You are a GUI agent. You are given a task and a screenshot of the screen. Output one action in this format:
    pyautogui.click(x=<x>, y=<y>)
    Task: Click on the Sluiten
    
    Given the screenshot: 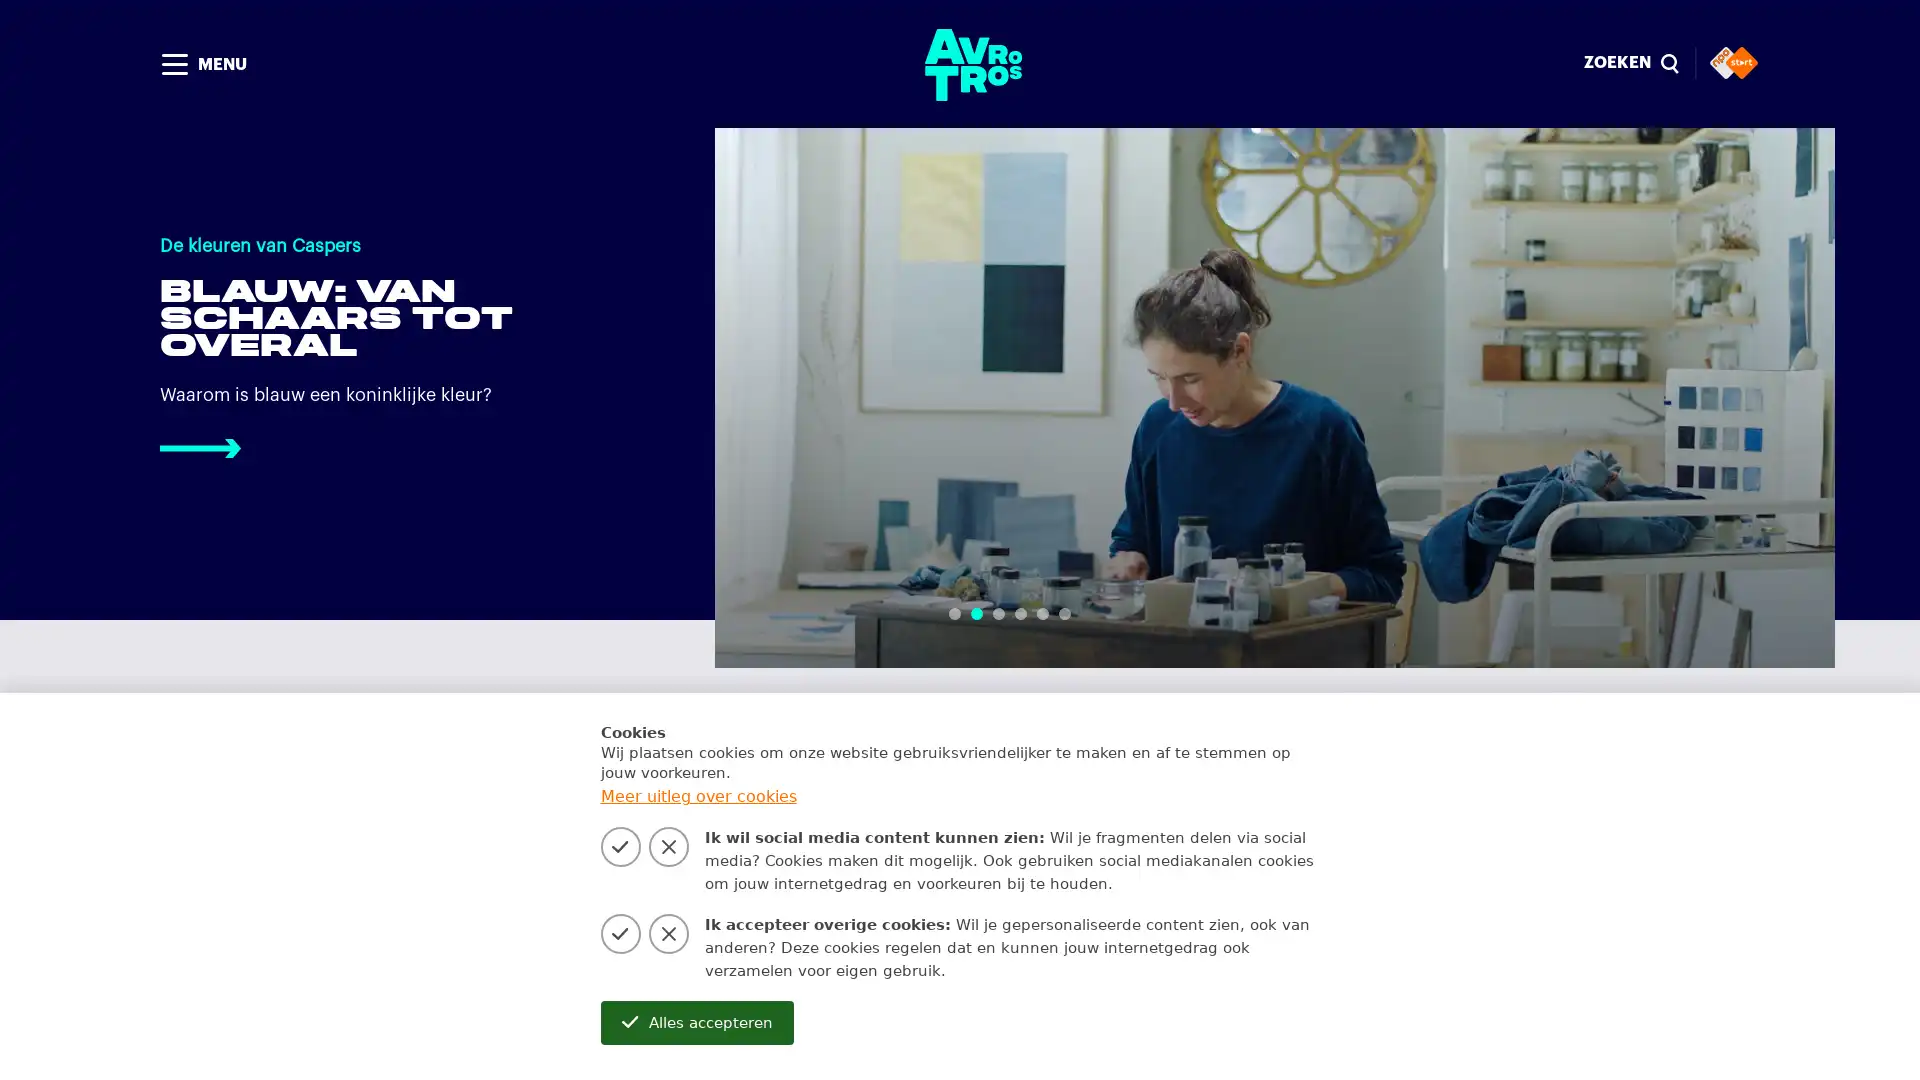 What is the action you would take?
    pyautogui.click(x=1670, y=64)
    